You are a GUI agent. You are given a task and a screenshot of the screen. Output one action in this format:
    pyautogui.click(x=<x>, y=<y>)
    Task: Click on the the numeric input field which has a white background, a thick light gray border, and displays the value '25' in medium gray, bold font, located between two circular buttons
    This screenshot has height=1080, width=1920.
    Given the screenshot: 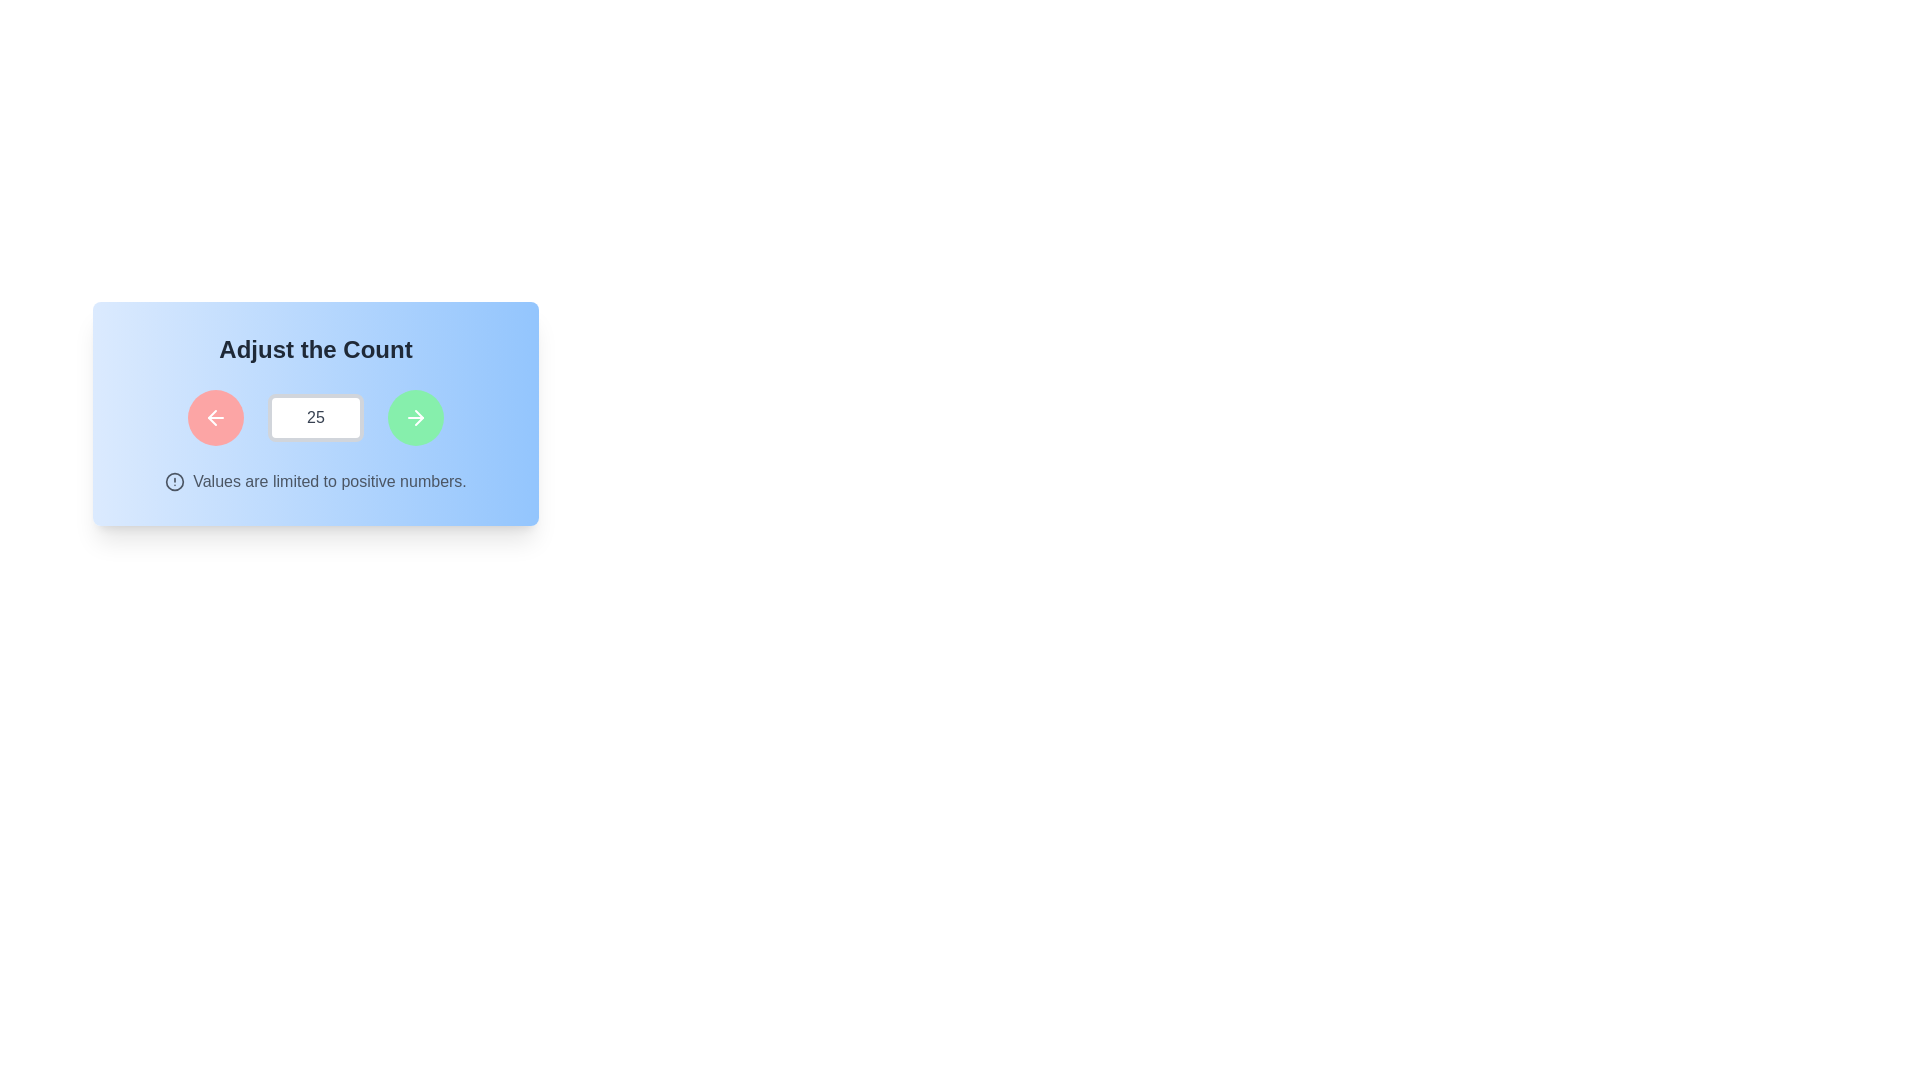 What is the action you would take?
    pyautogui.click(x=315, y=416)
    